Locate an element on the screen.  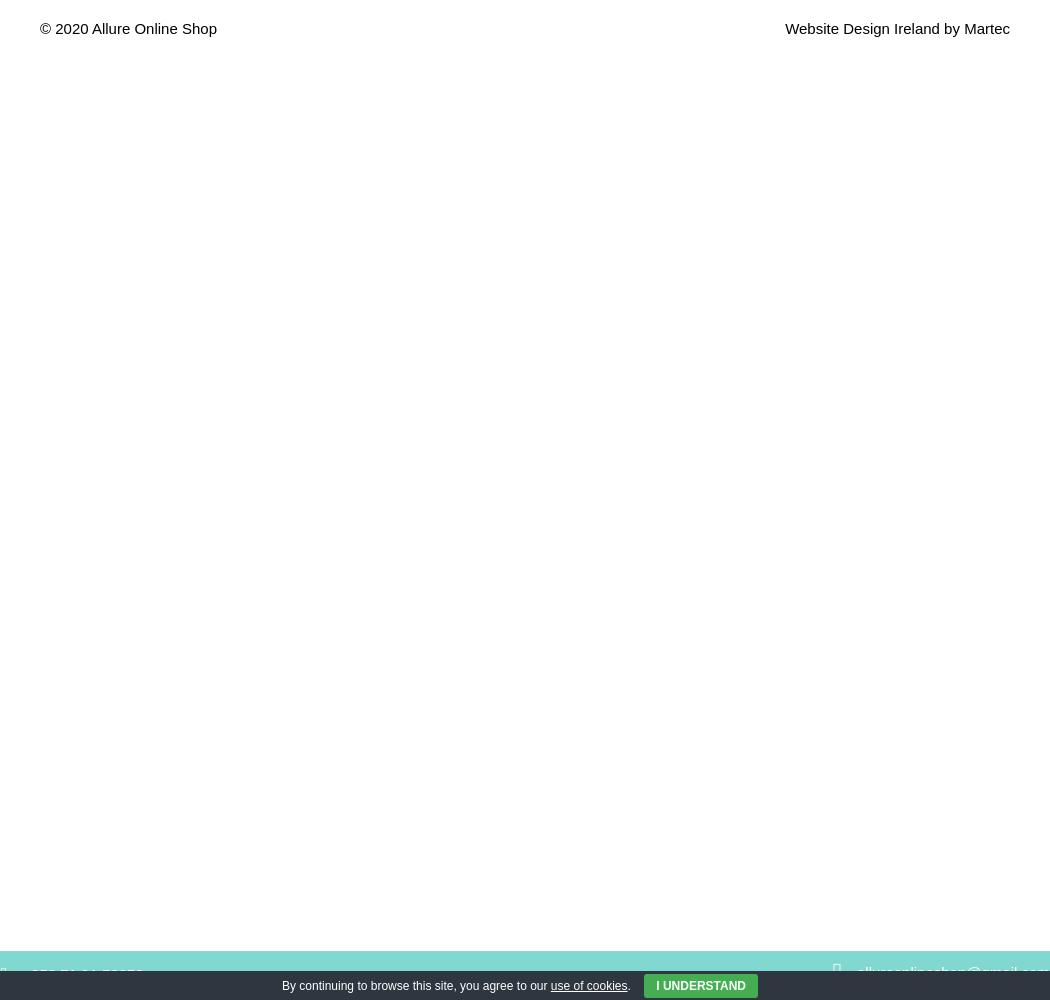
'© 2020 Allure Online Shop' is located at coordinates (127, 27).